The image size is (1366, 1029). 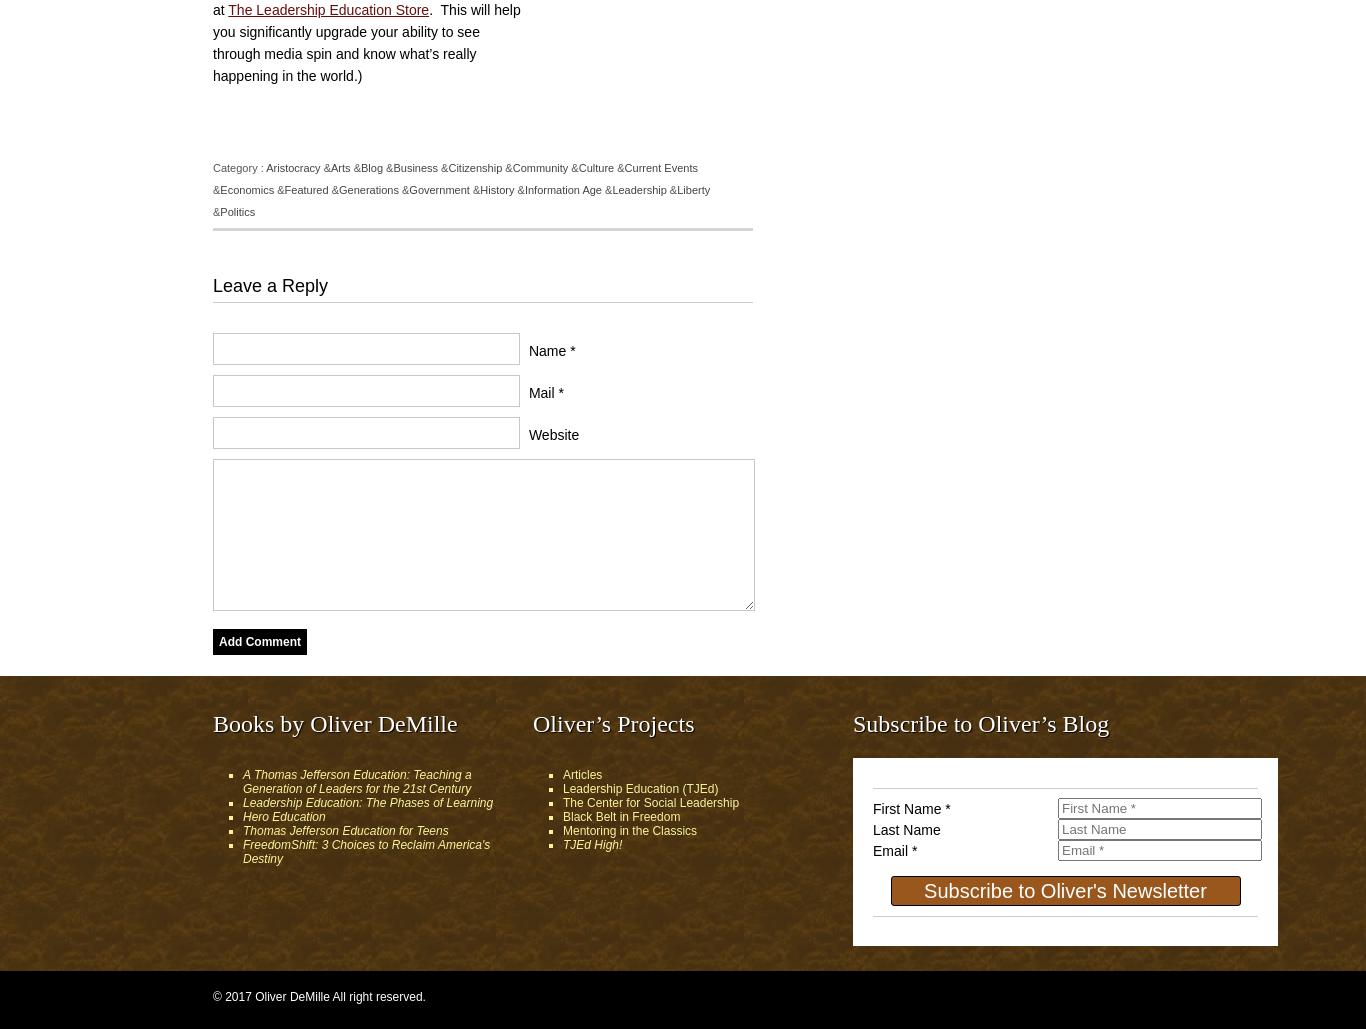 What do you see at coordinates (447, 168) in the screenshot?
I see `'Citizenship'` at bounding box center [447, 168].